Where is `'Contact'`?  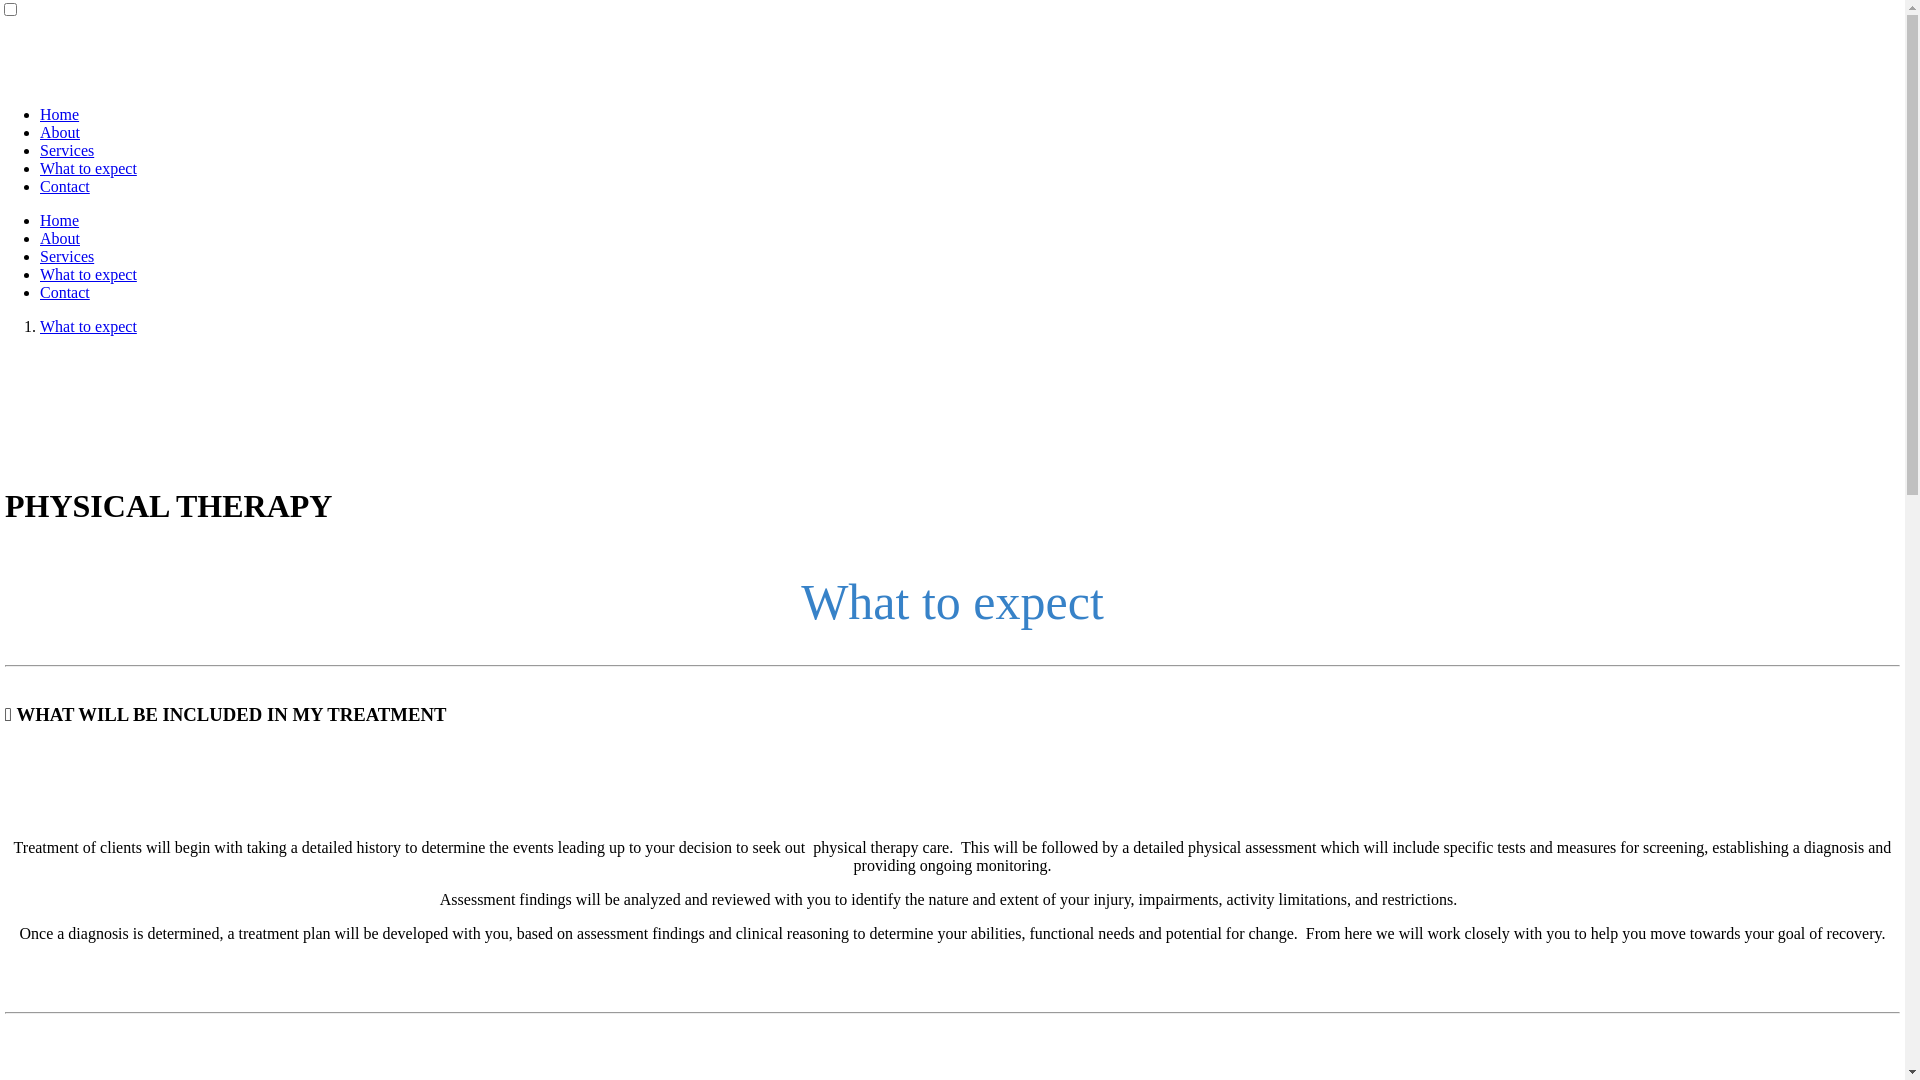 'Contact' is located at coordinates (39, 186).